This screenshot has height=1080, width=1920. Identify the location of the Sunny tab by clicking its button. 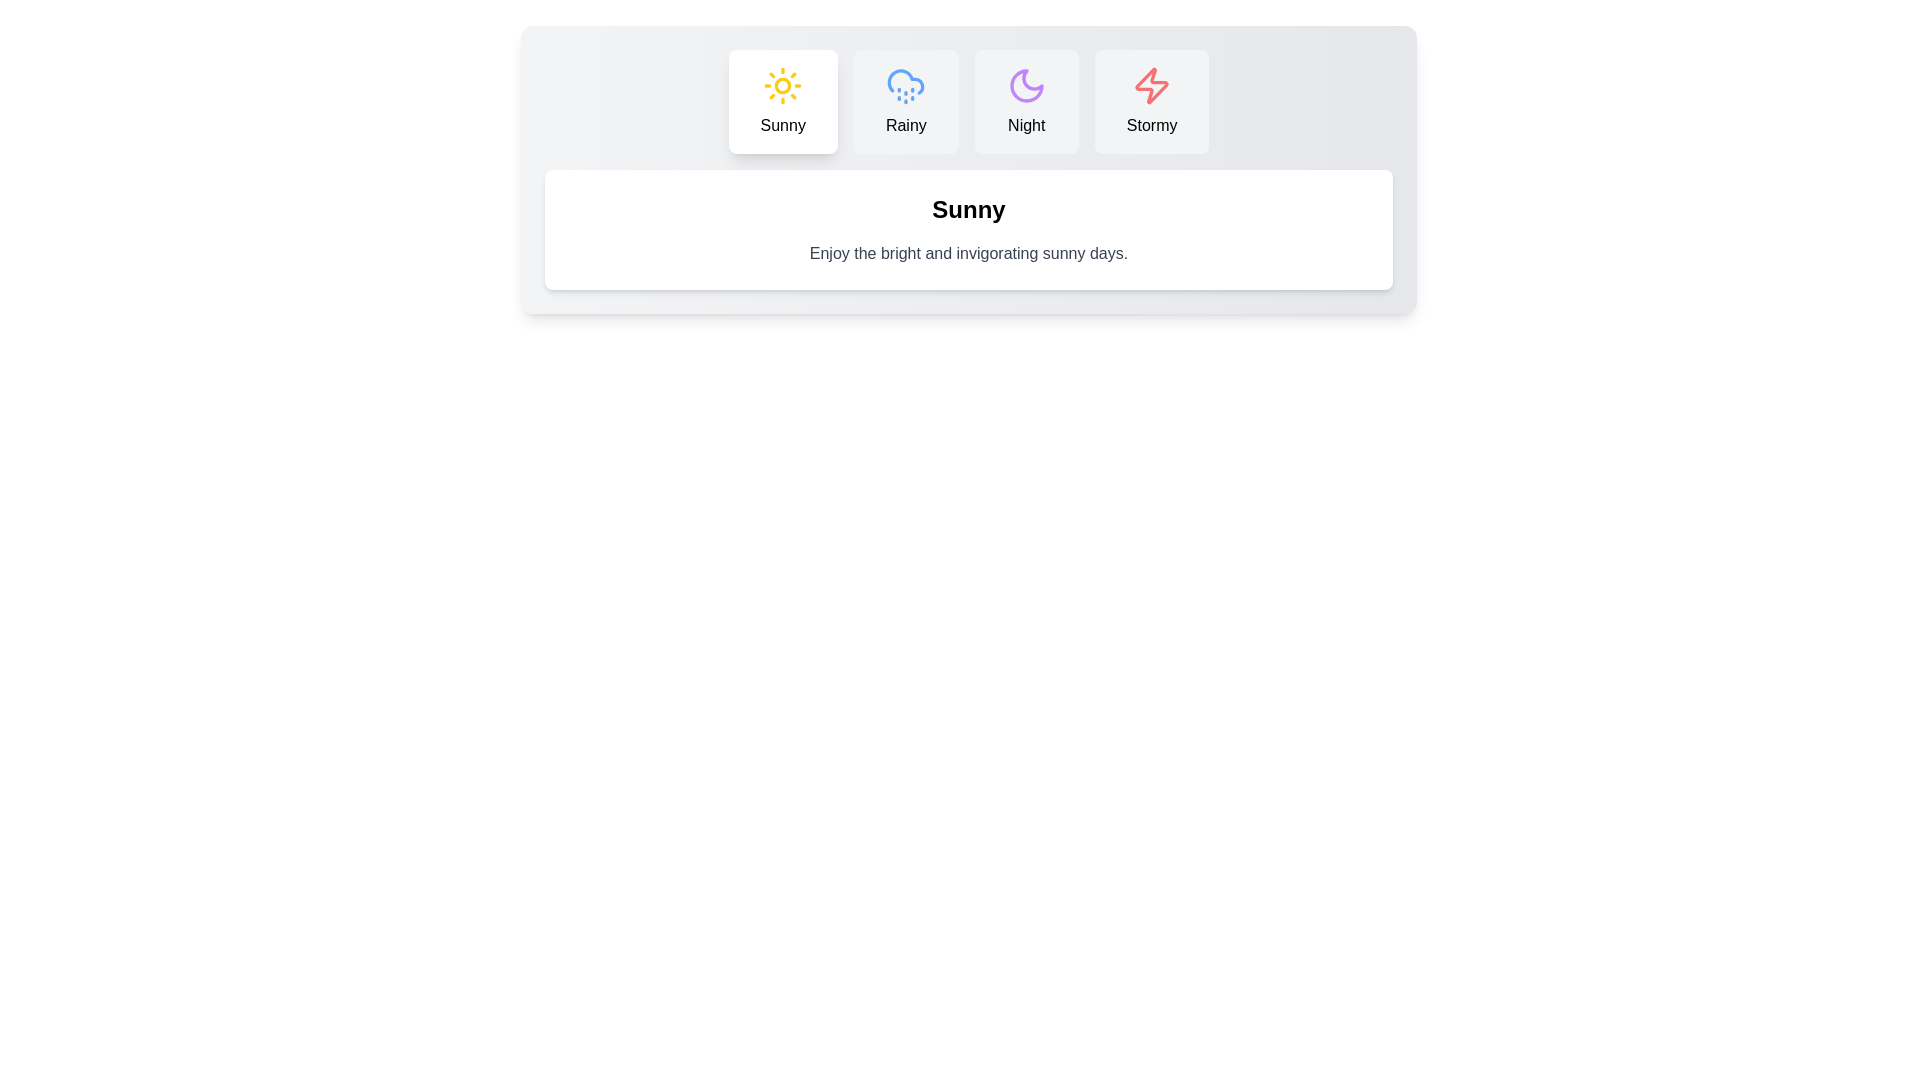
(782, 101).